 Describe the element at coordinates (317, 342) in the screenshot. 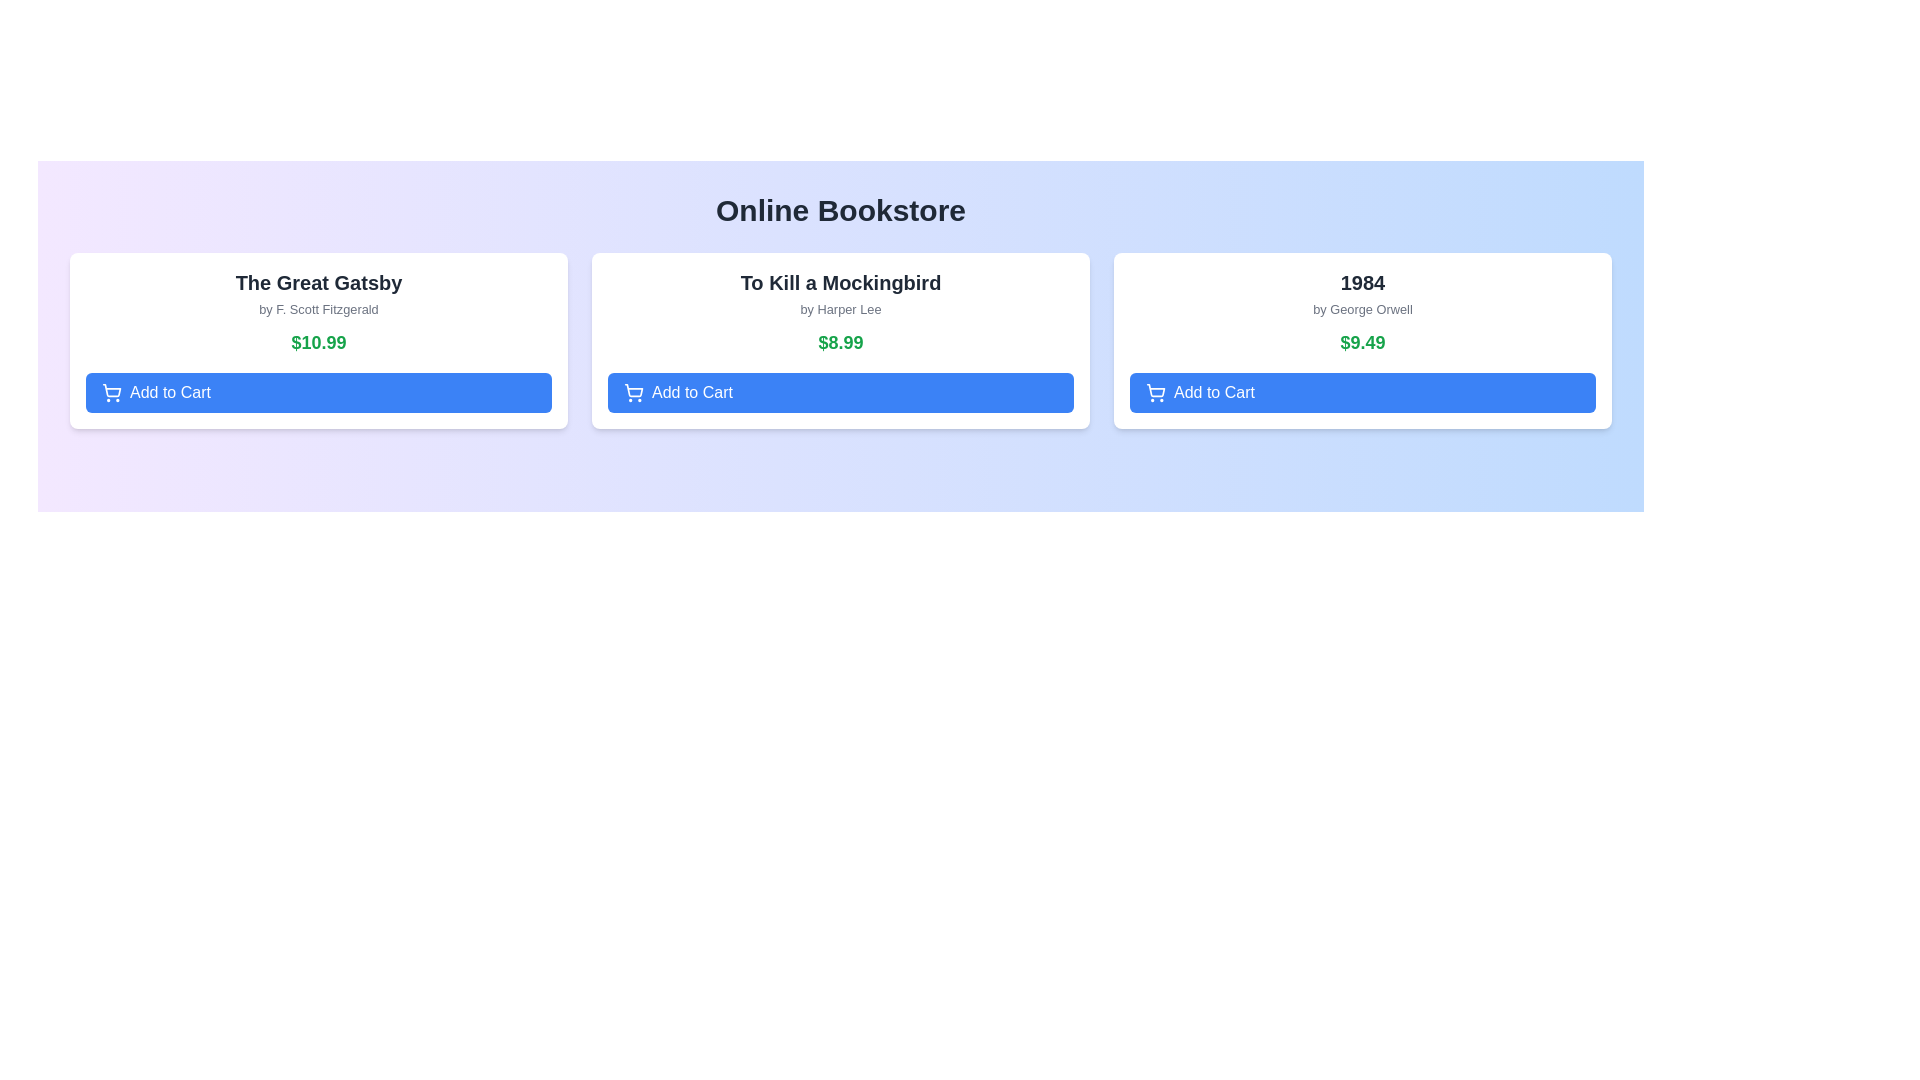

I see `the price label displaying the price '$10.99', which is styled in a bold green font and located beneath the book title 'The Great Gatsby' and the author's name` at that location.